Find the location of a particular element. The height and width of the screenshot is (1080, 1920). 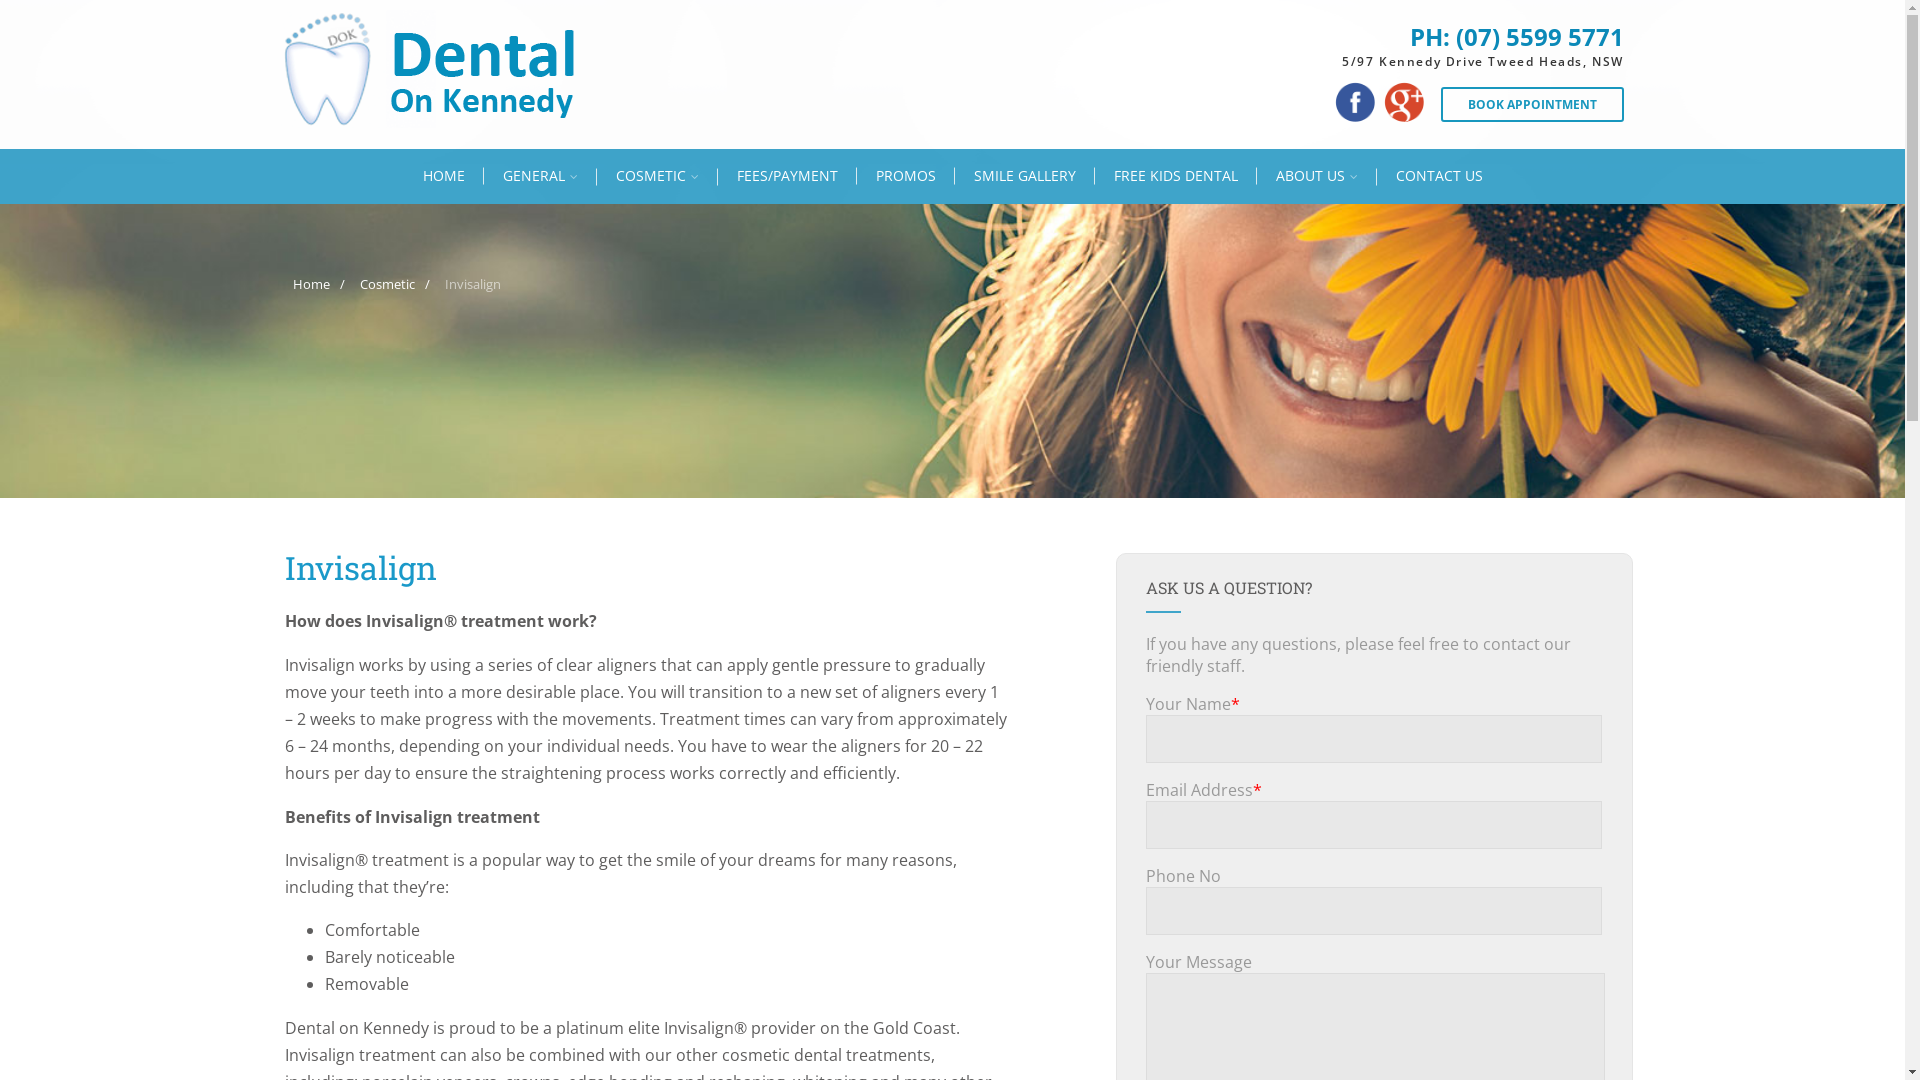

'PROMOS' is located at coordinates (855, 175).